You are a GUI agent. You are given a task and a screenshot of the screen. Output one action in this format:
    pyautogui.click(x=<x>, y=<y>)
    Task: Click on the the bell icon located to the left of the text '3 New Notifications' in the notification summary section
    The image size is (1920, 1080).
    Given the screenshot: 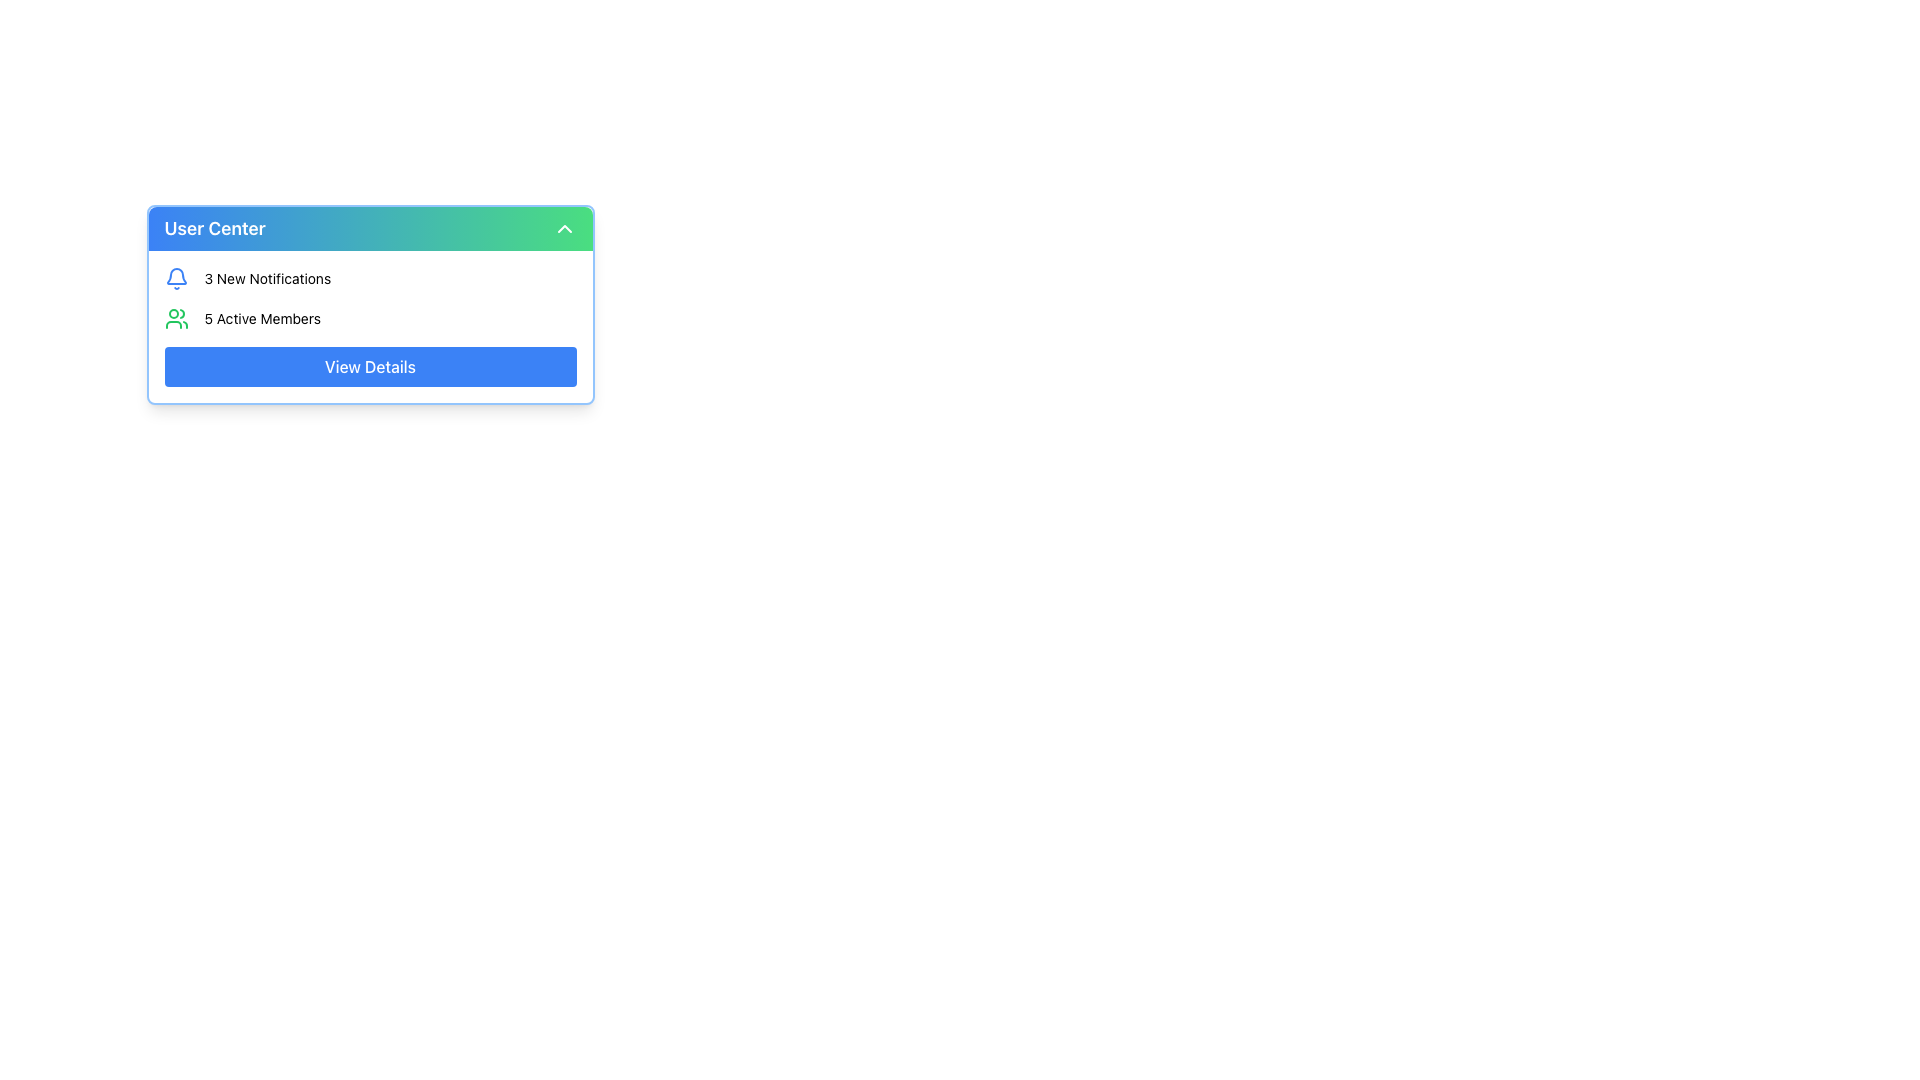 What is the action you would take?
    pyautogui.click(x=176, y=278)
    